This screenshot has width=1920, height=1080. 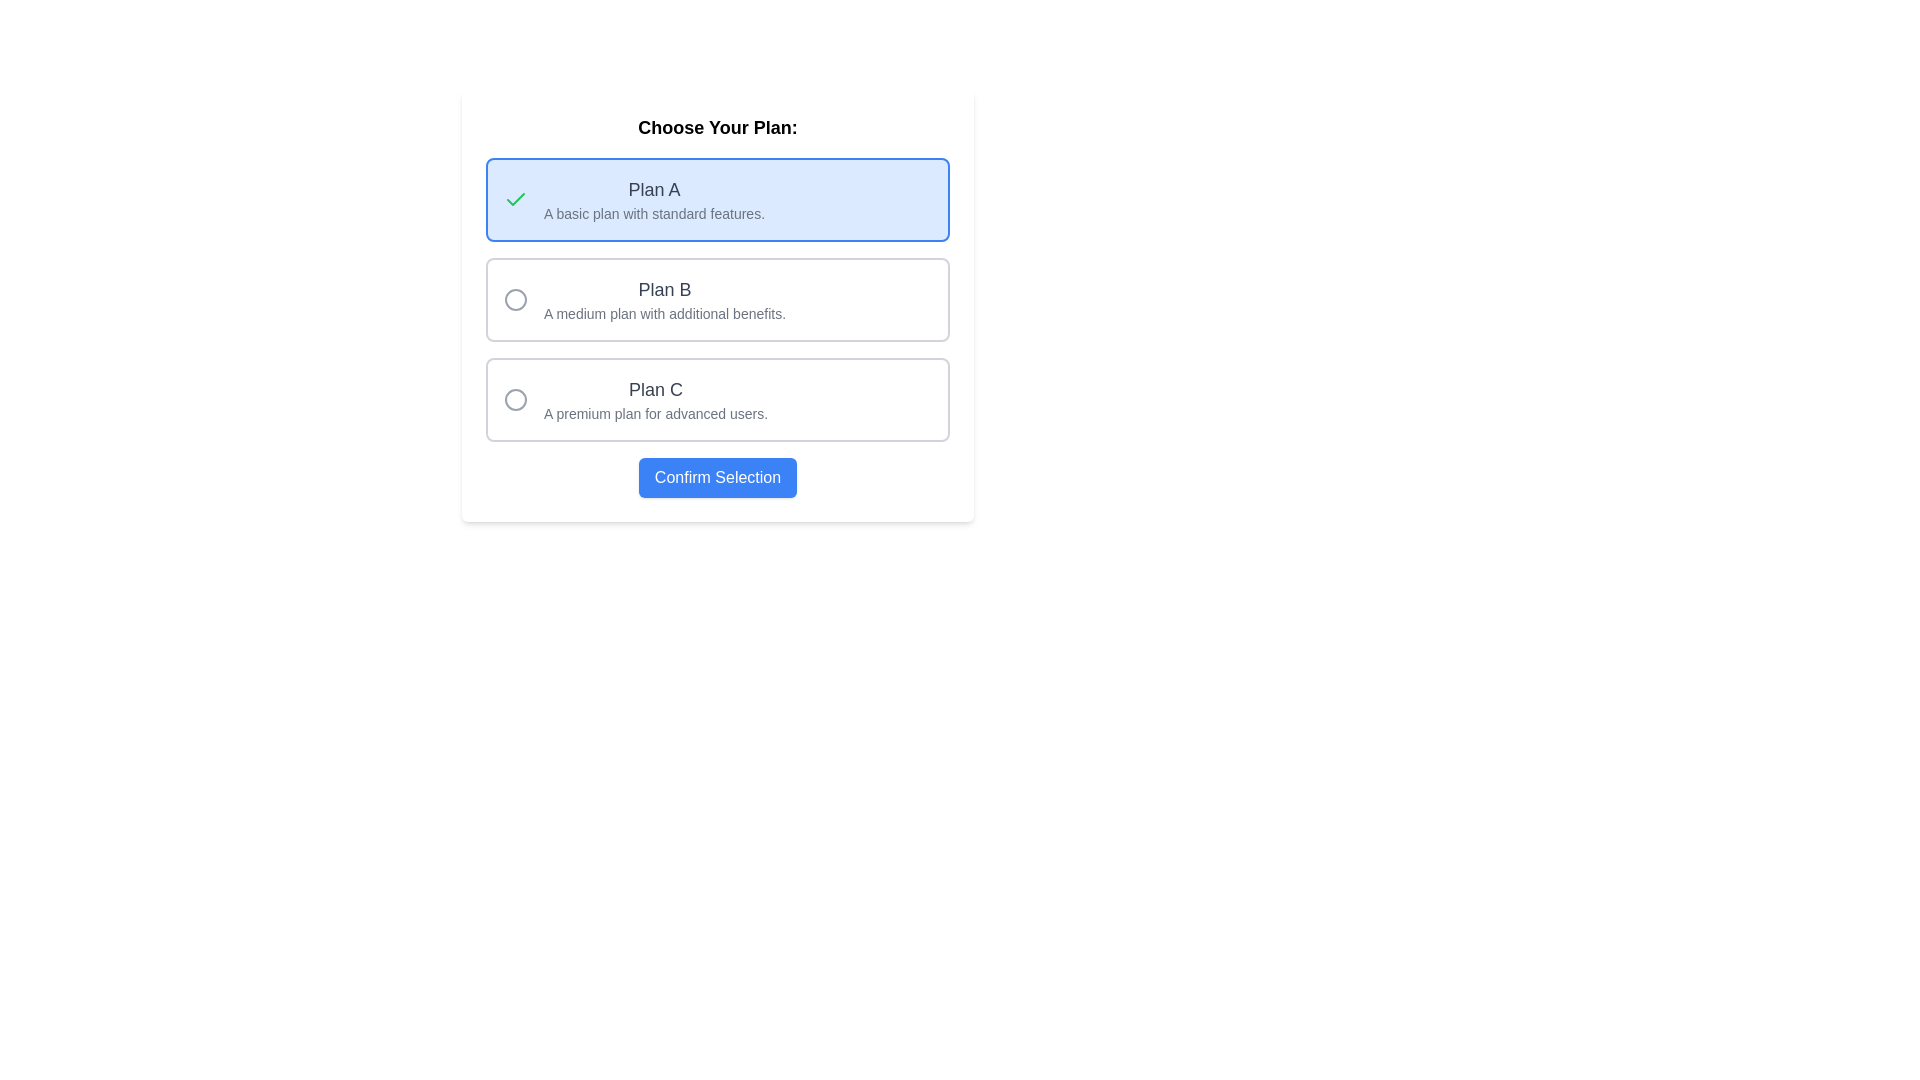 What do you see at coordinates (515, 400) in the screenshot?
I see `the radio button icon for 'Plan C', which is located in the left side of the third option row in a vertical list of selectable options, situated below 'Plan B' and above the confirm button` at bounding box center [515, 400].